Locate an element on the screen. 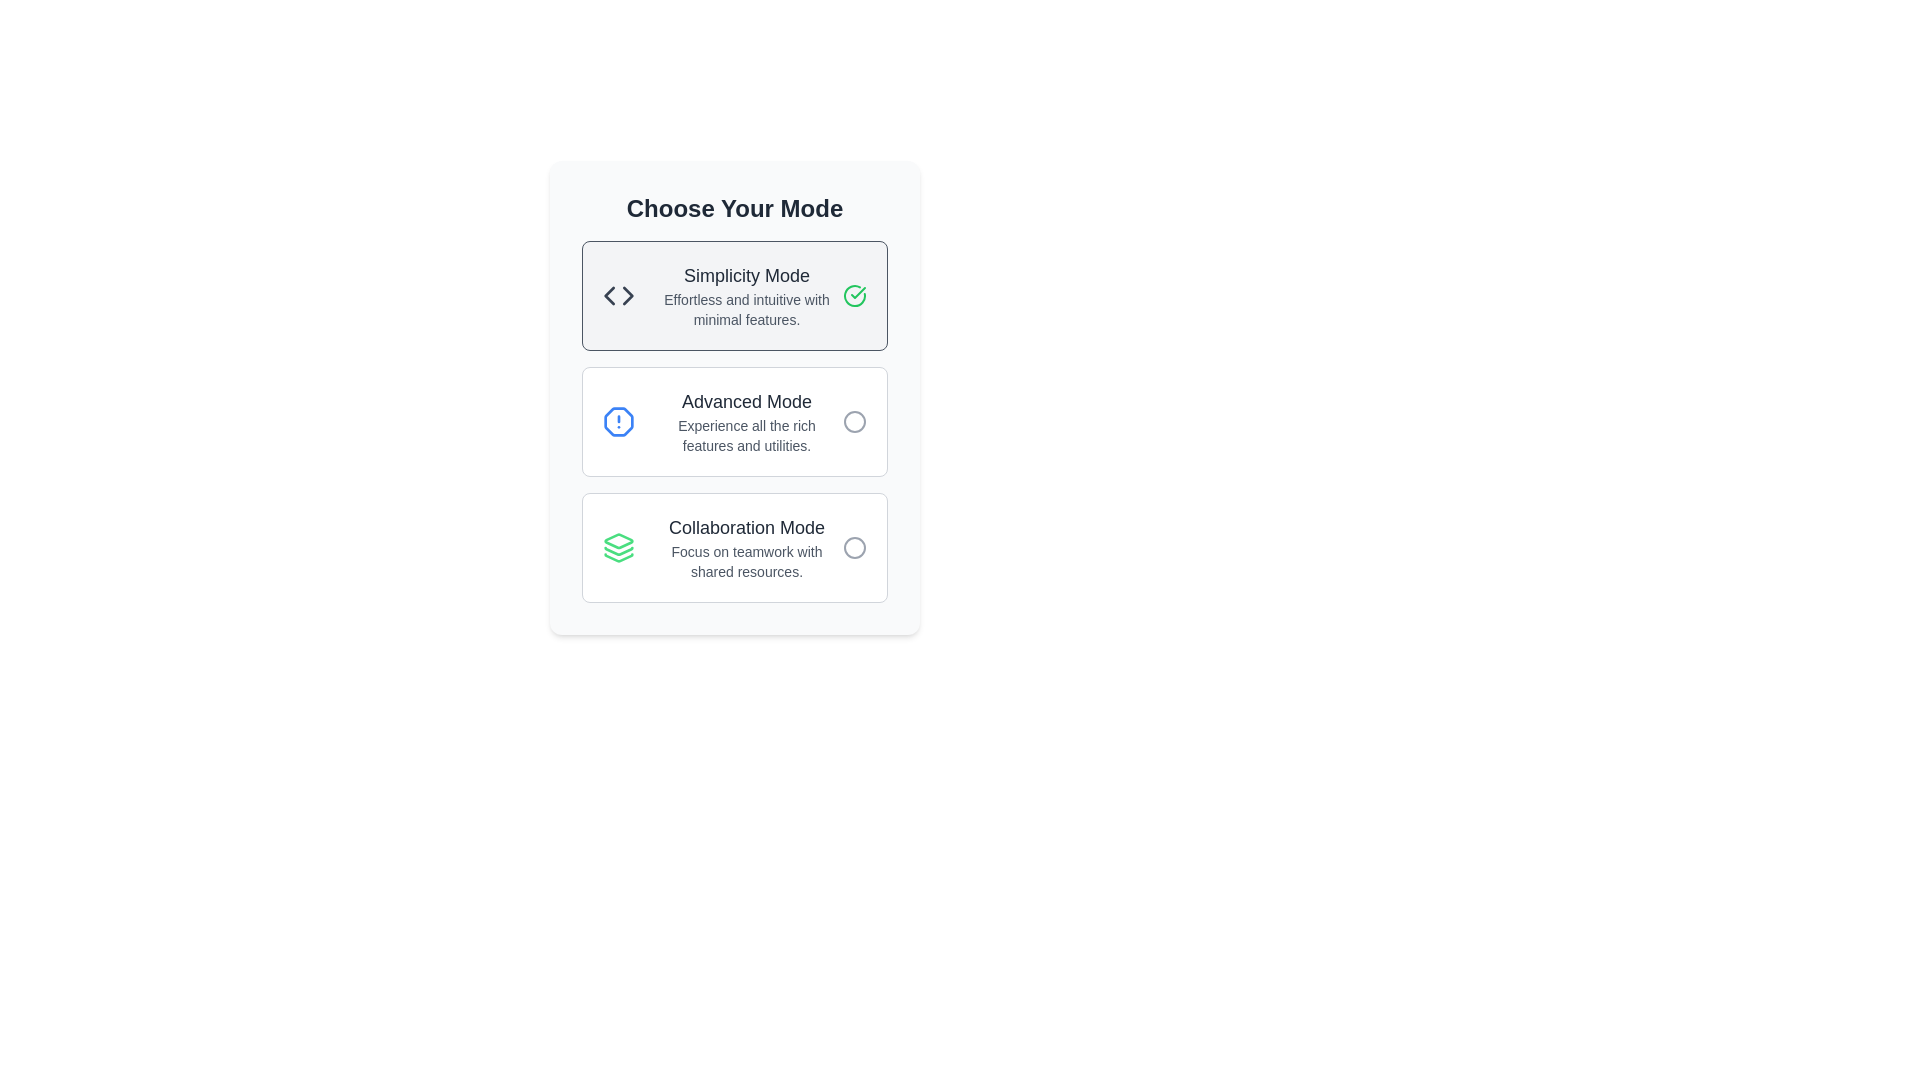 Image resolution: width=1920 pixels, height=1080 pixels. the text block containing the sentence 'Effortless and intuitive with minimal features.' which is styled small and gray, located below the heading 'Simplicity Mode.' is located at coordinates (746, 309).